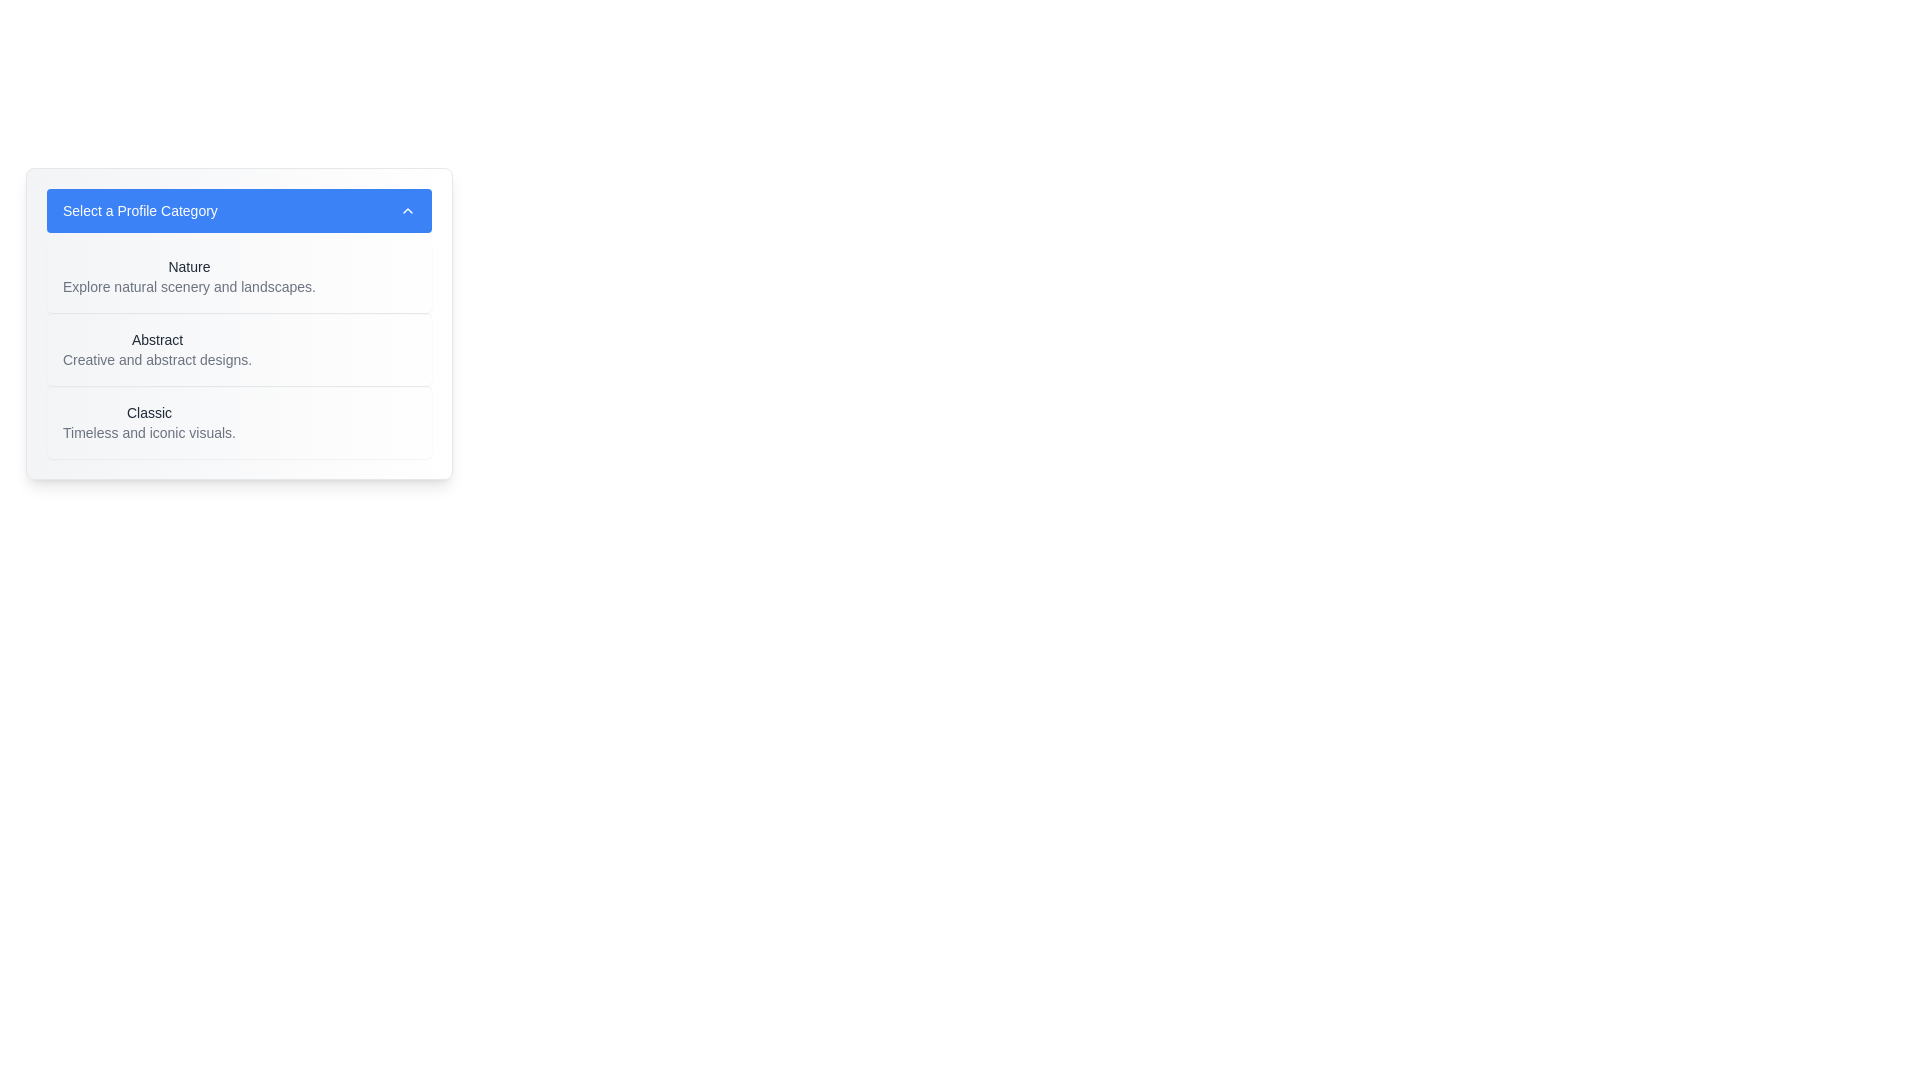 The width and height of the screenshot is (1920, 1080). What do you see at coordinates (139, 211) in the screenshot?
I see `the text label 'Select a Profile Category', which is styled with a white font on a blue background and is located near the center-top of the dropdown header component` at bounding box center [139, 211].